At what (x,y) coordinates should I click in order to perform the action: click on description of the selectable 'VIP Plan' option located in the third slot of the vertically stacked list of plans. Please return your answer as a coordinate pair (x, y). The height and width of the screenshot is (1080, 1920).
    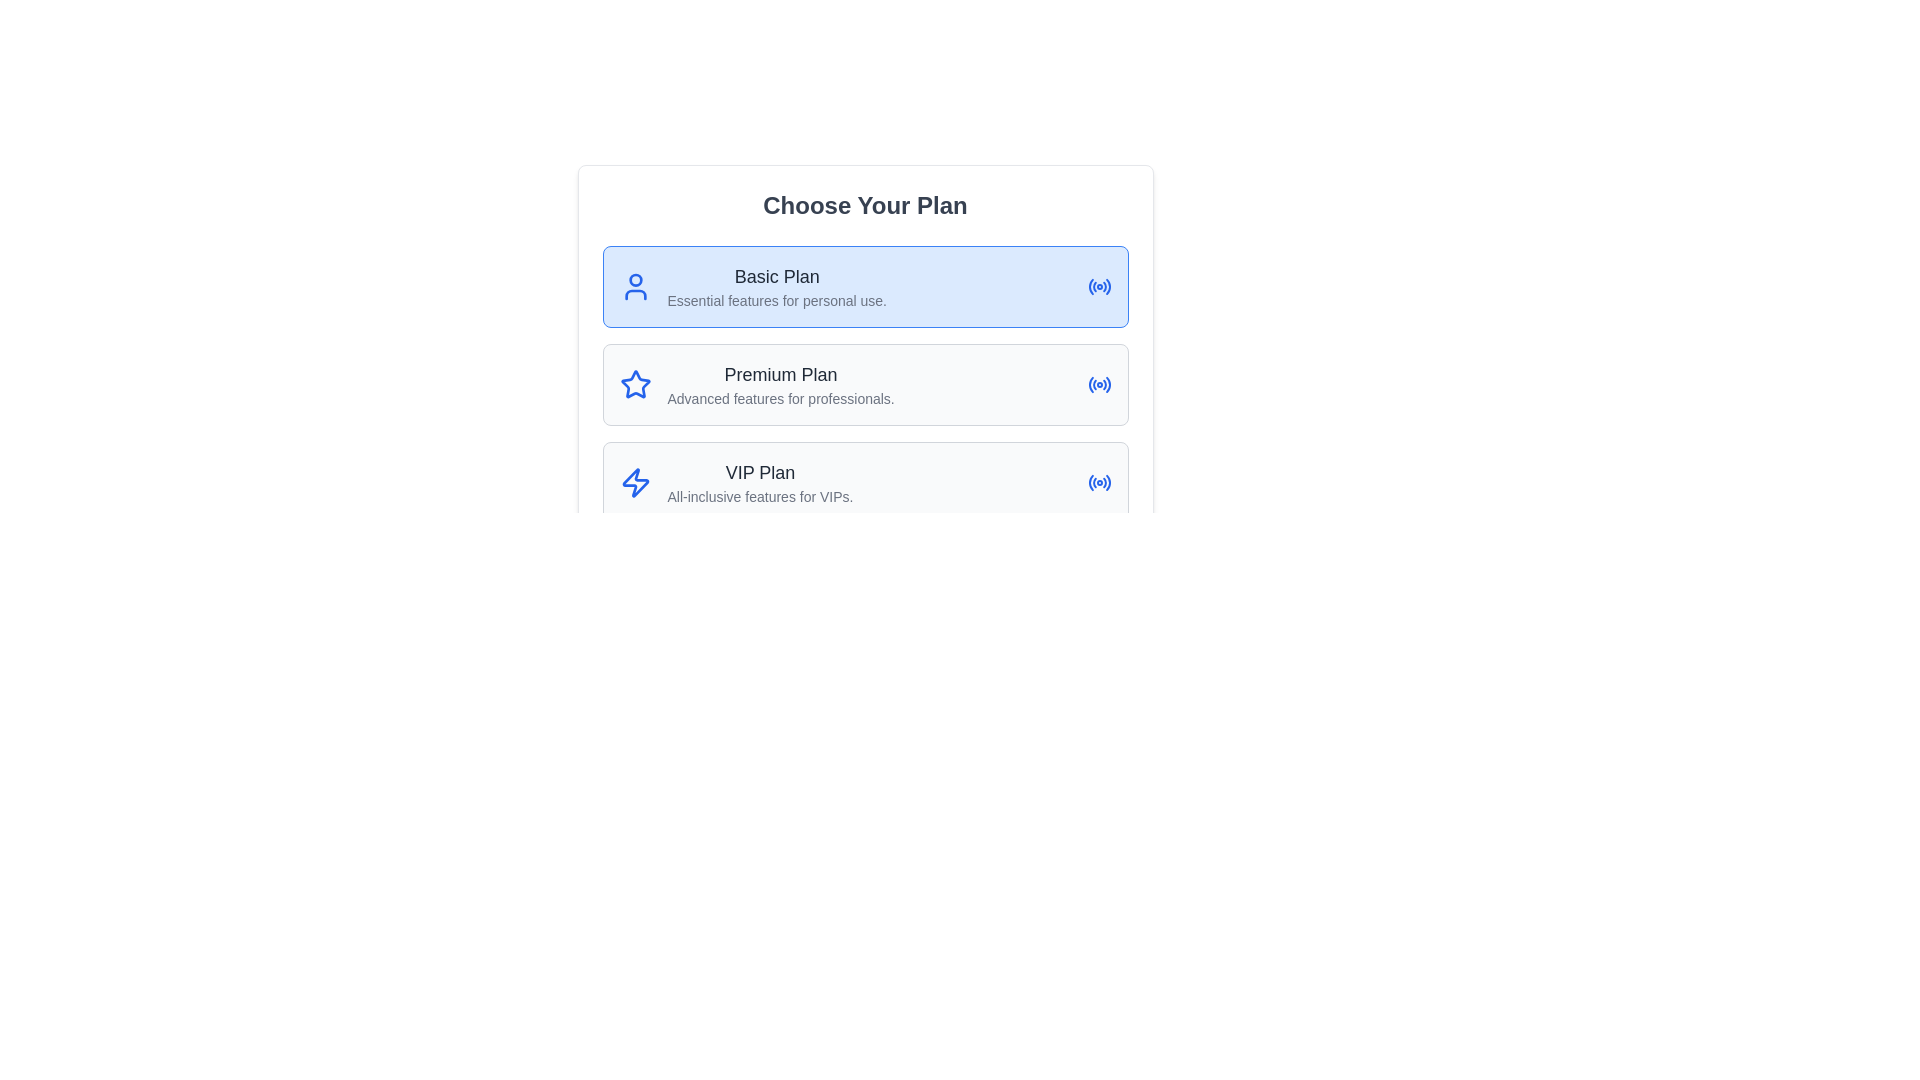
    Looking at the image, I should click on (759, 482).